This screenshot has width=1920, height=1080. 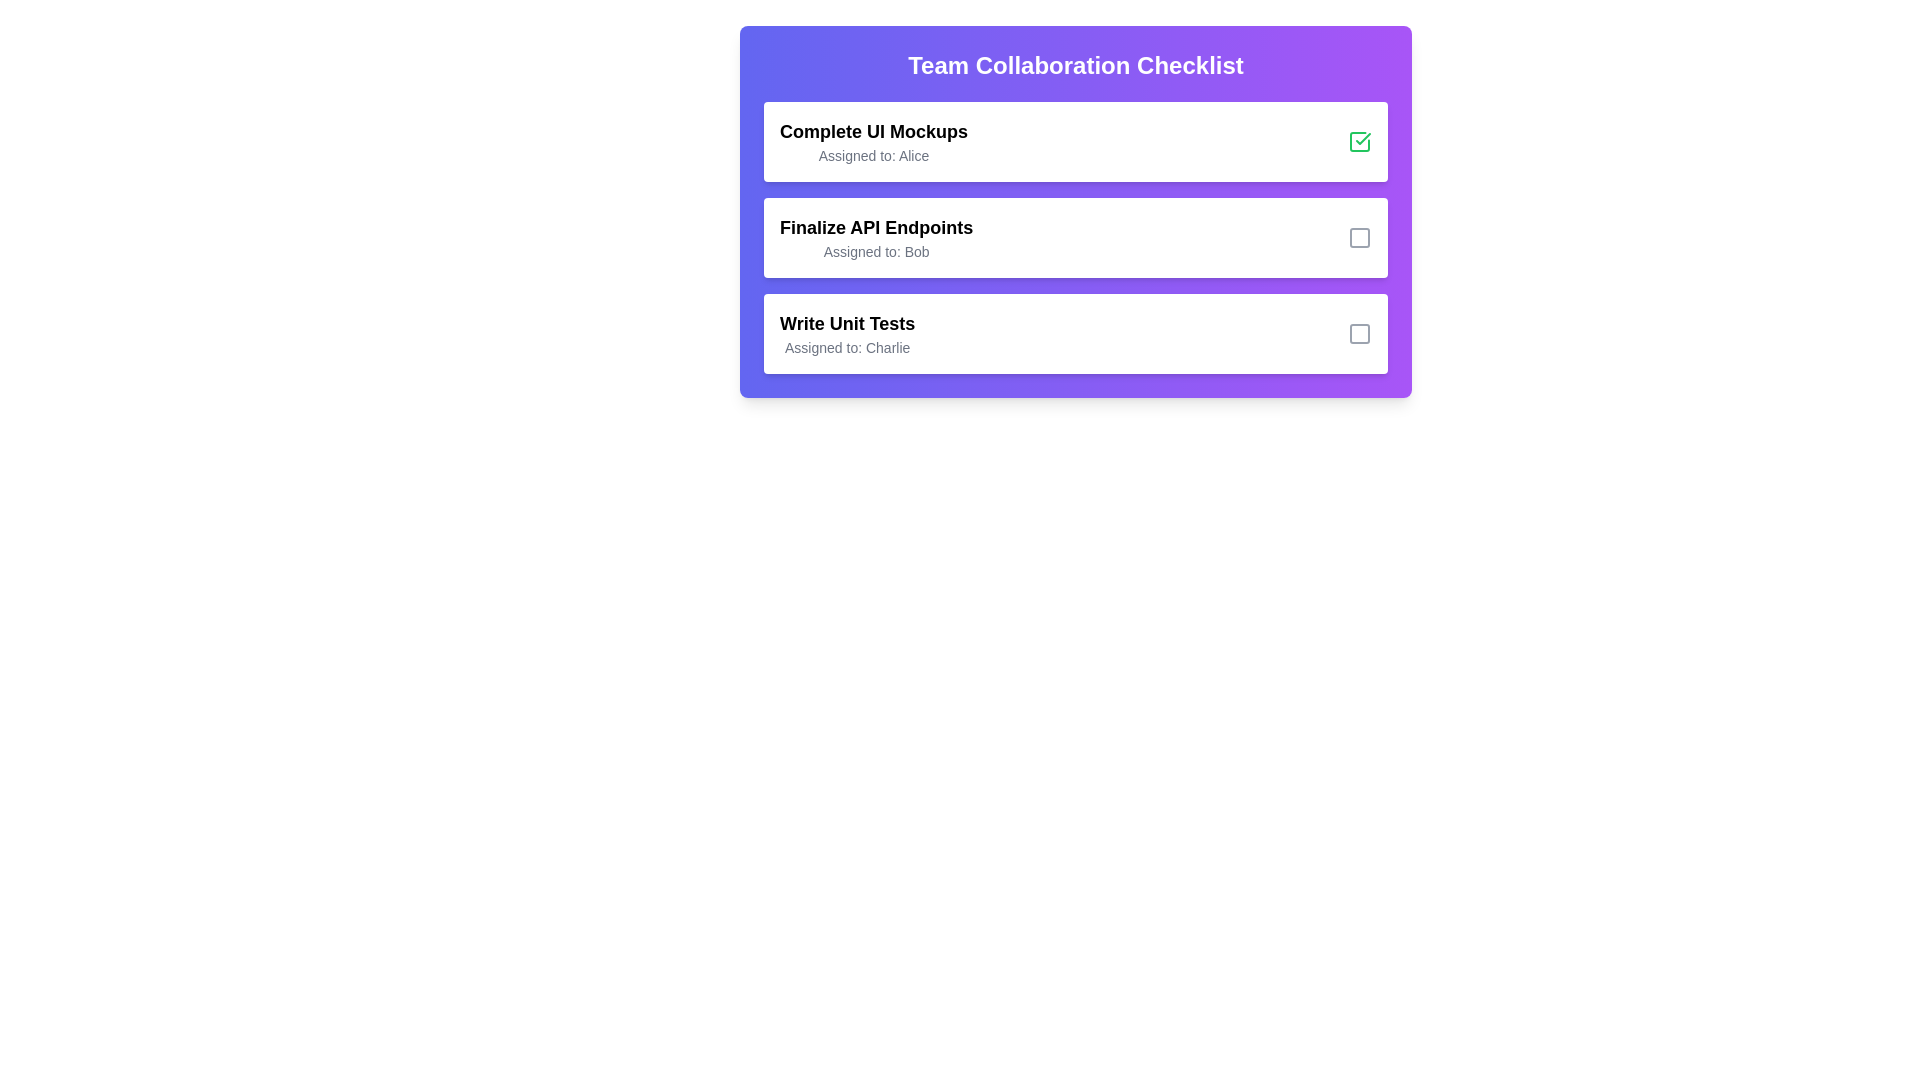 What do you see at coordinates (876, 237) in the screenshot?
I see `the Text content block that serves as a task description, positioned as the second item in the task list` at bounding box center [876, 237].